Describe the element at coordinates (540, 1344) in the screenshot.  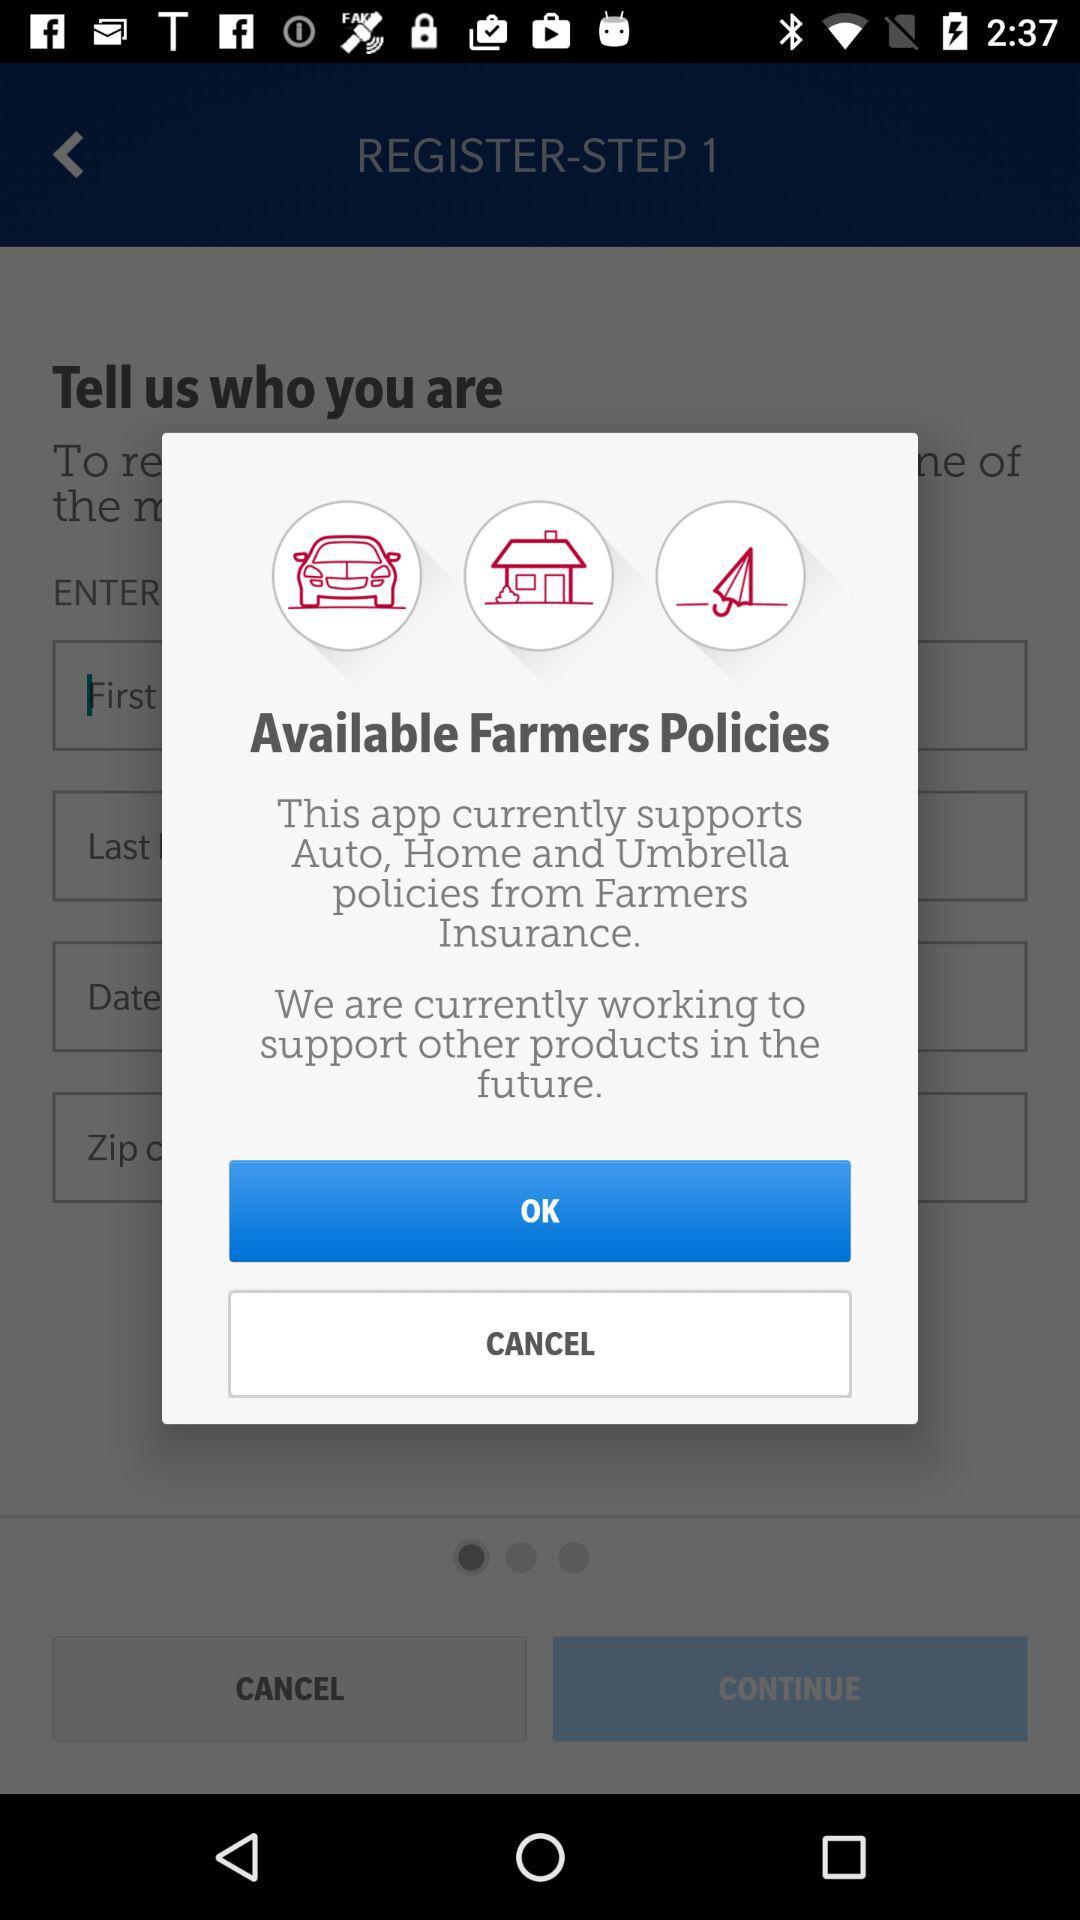
I see `the icon below the ok` at that location.